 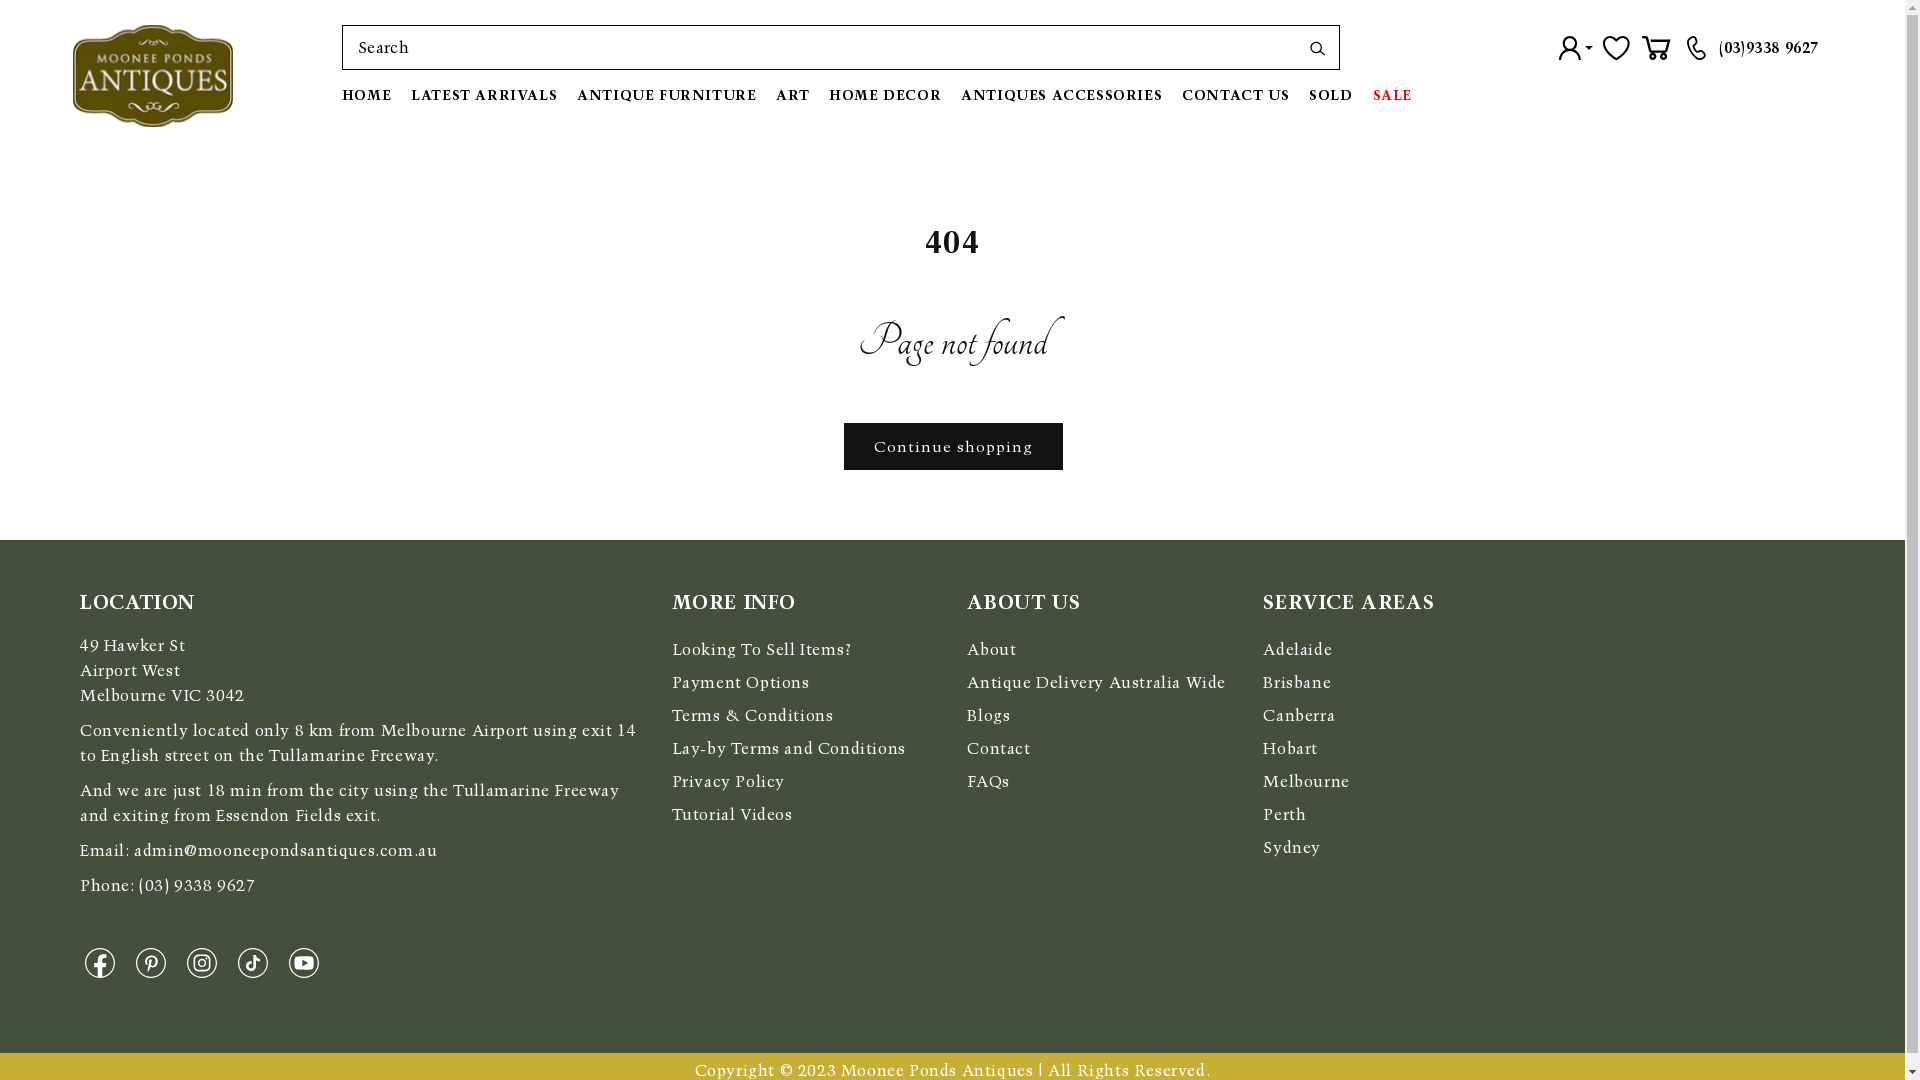 What do you see at coordinates (739, 681) in the screenshot?
I see `'Payment Options'` at bounding box center [739, 681].